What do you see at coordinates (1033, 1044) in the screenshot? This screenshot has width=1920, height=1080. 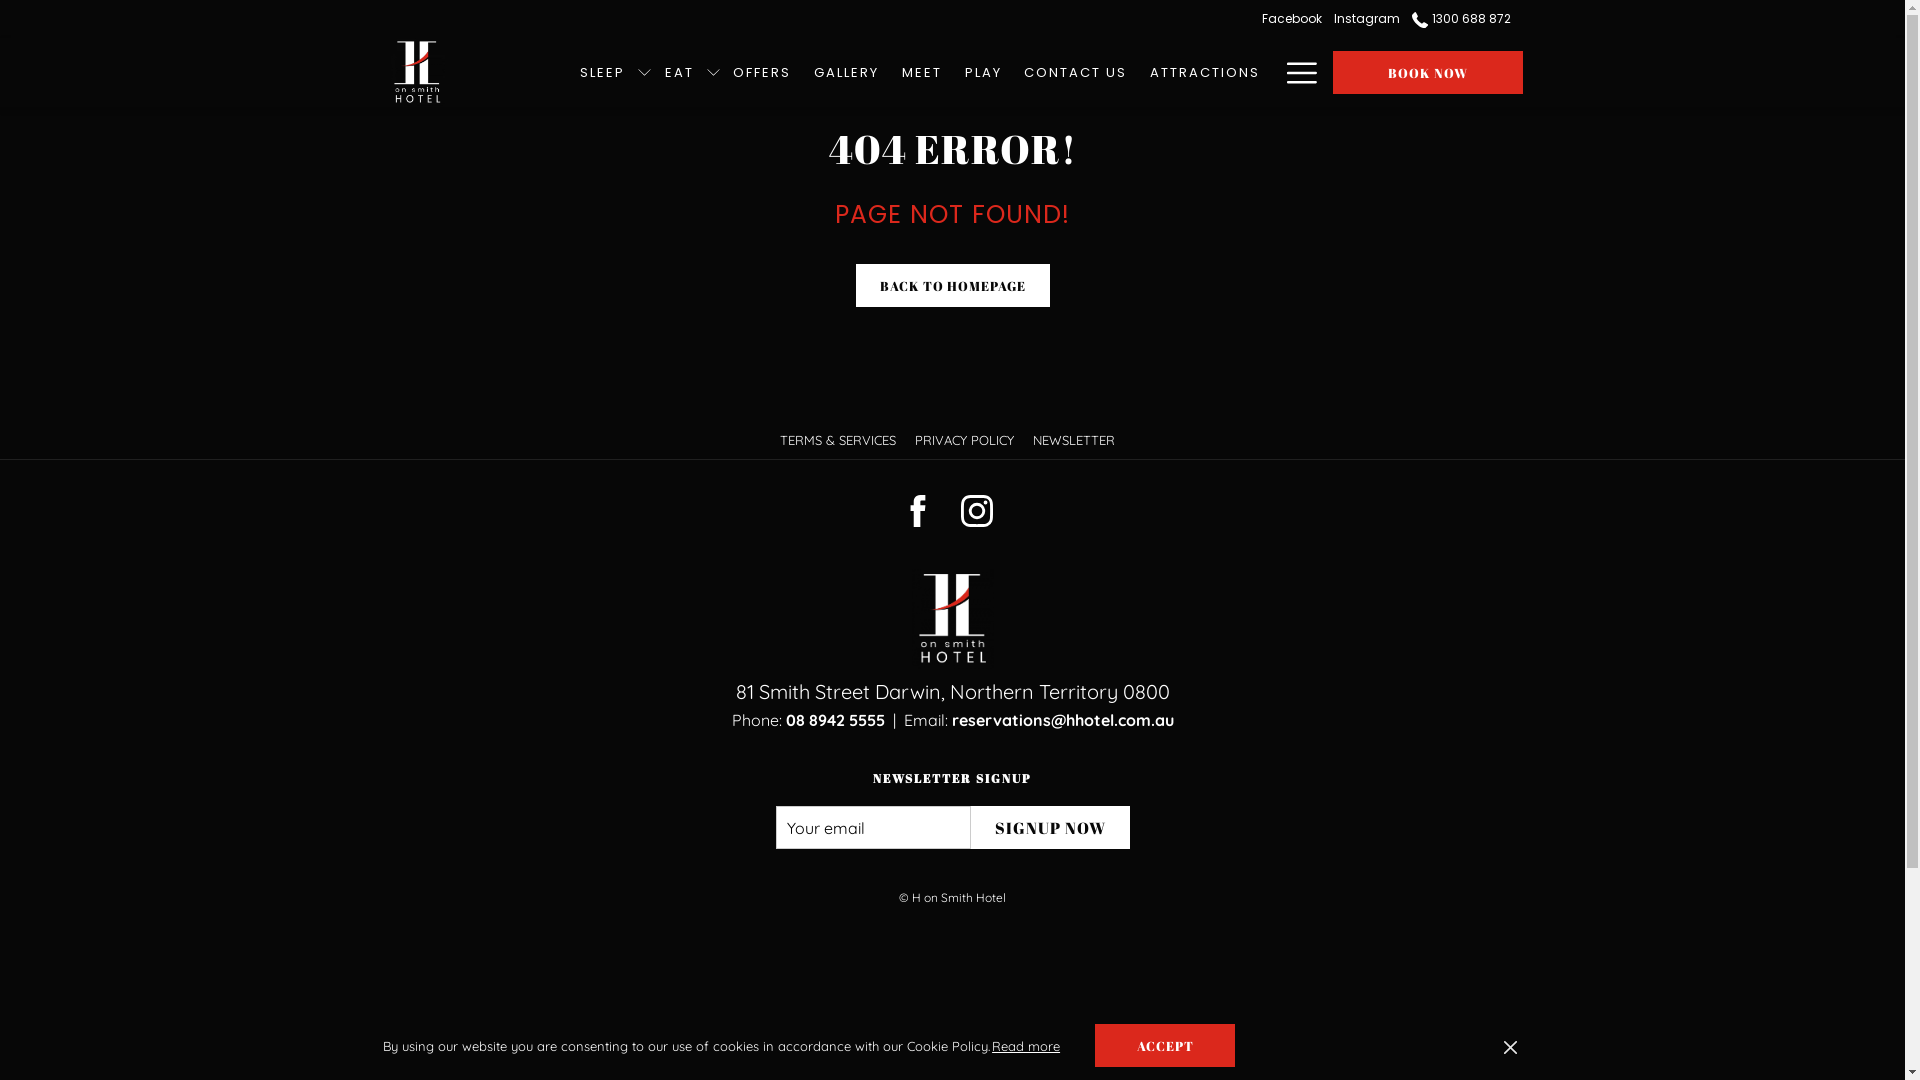 I see `'Read more'` at bounding box center [1033, 1044].